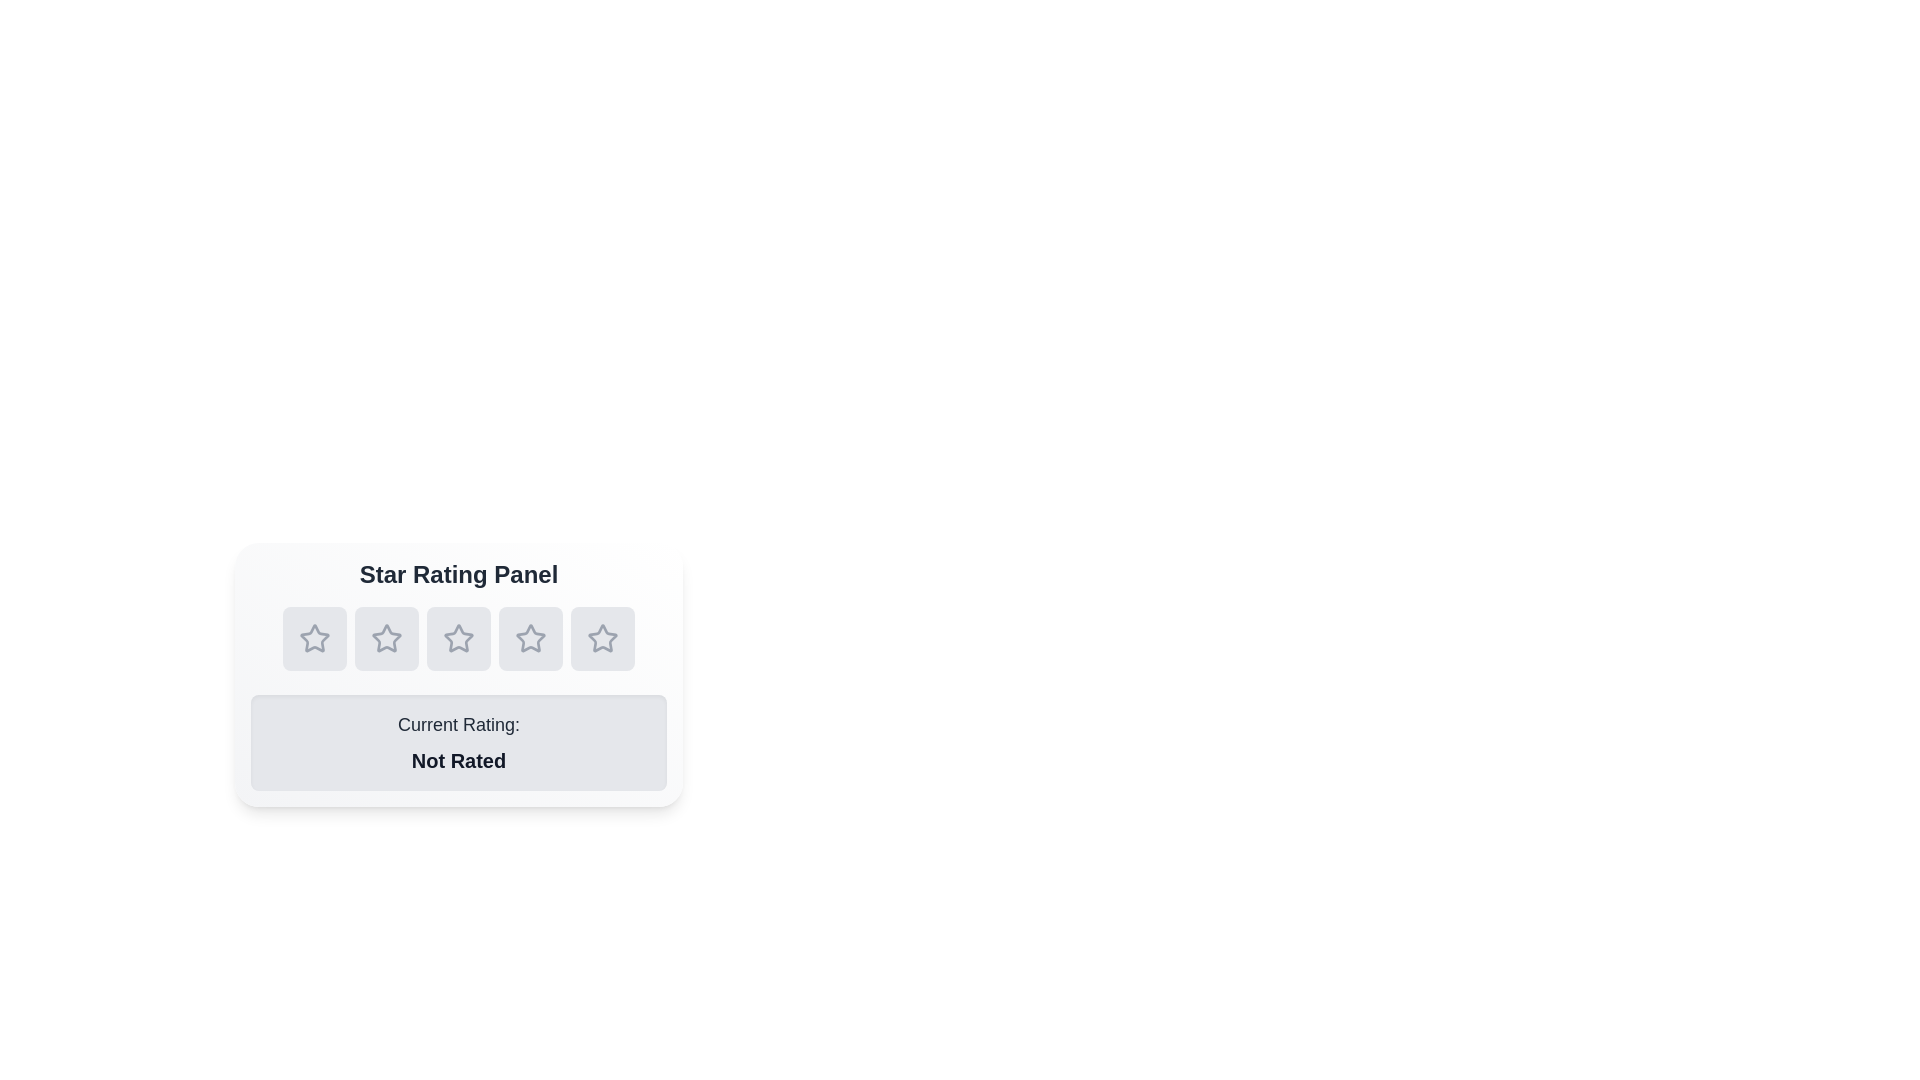 The image size is (1920, 1080). I want to click on the star rating icons in the Interactive rating panel component, so click(458, 675).